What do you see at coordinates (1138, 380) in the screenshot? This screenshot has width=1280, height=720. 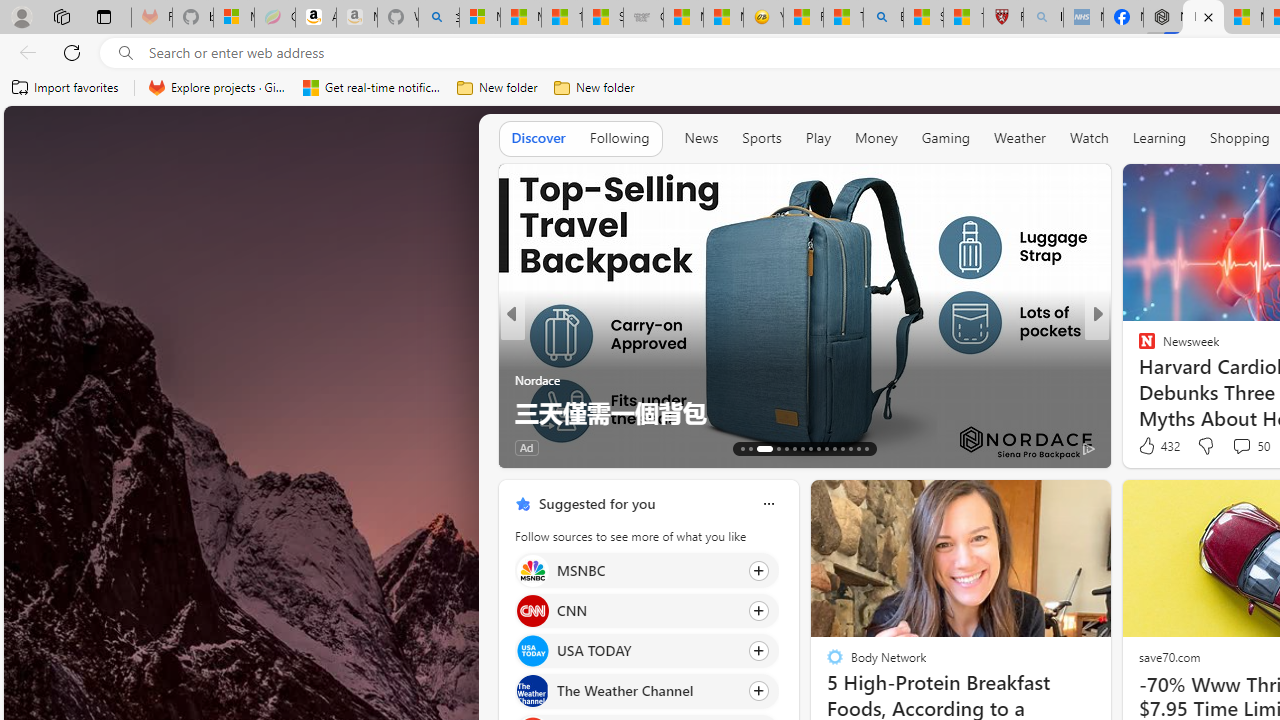 I see `'Only Earthlings'` at bounding box center [1138, 380].